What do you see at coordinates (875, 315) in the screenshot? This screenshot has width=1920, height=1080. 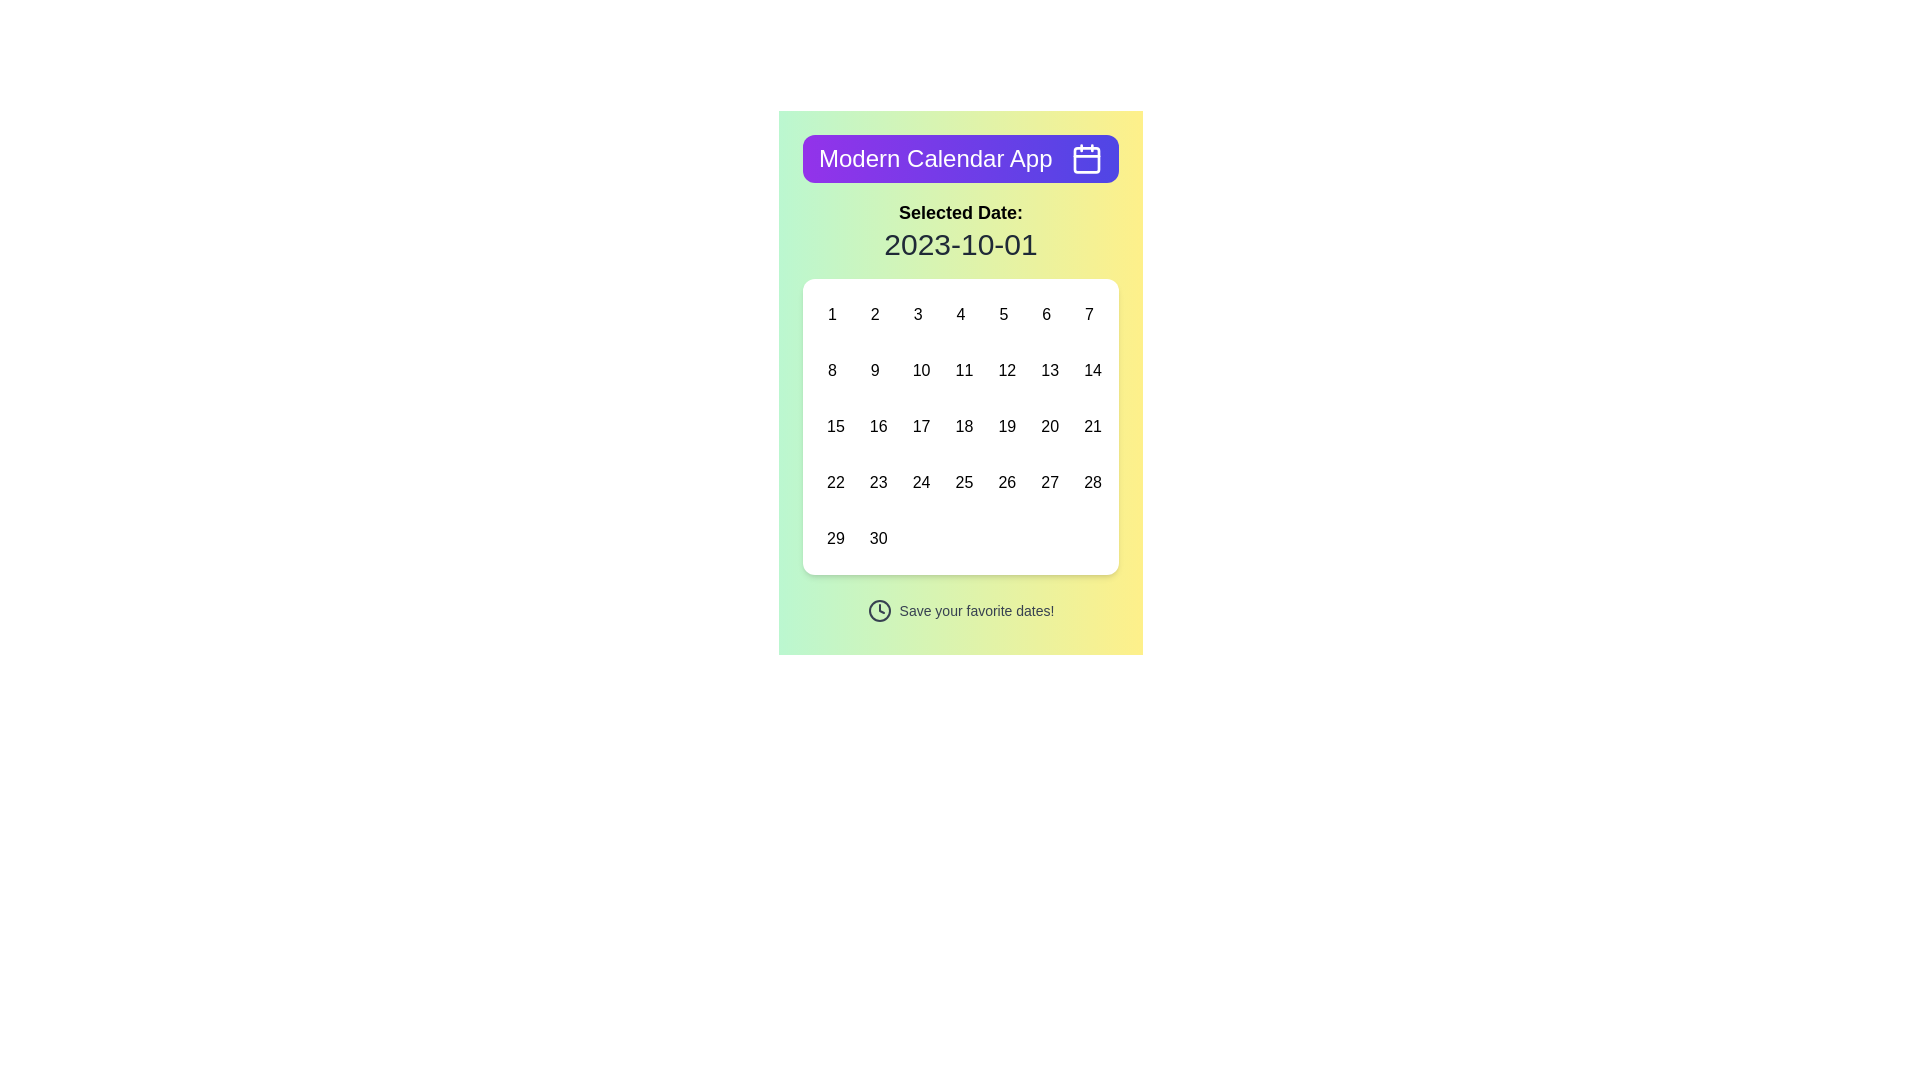 I see `the small, rounded rectangular button with the numeral '2' centered within it` at bounding box center [875, 315].